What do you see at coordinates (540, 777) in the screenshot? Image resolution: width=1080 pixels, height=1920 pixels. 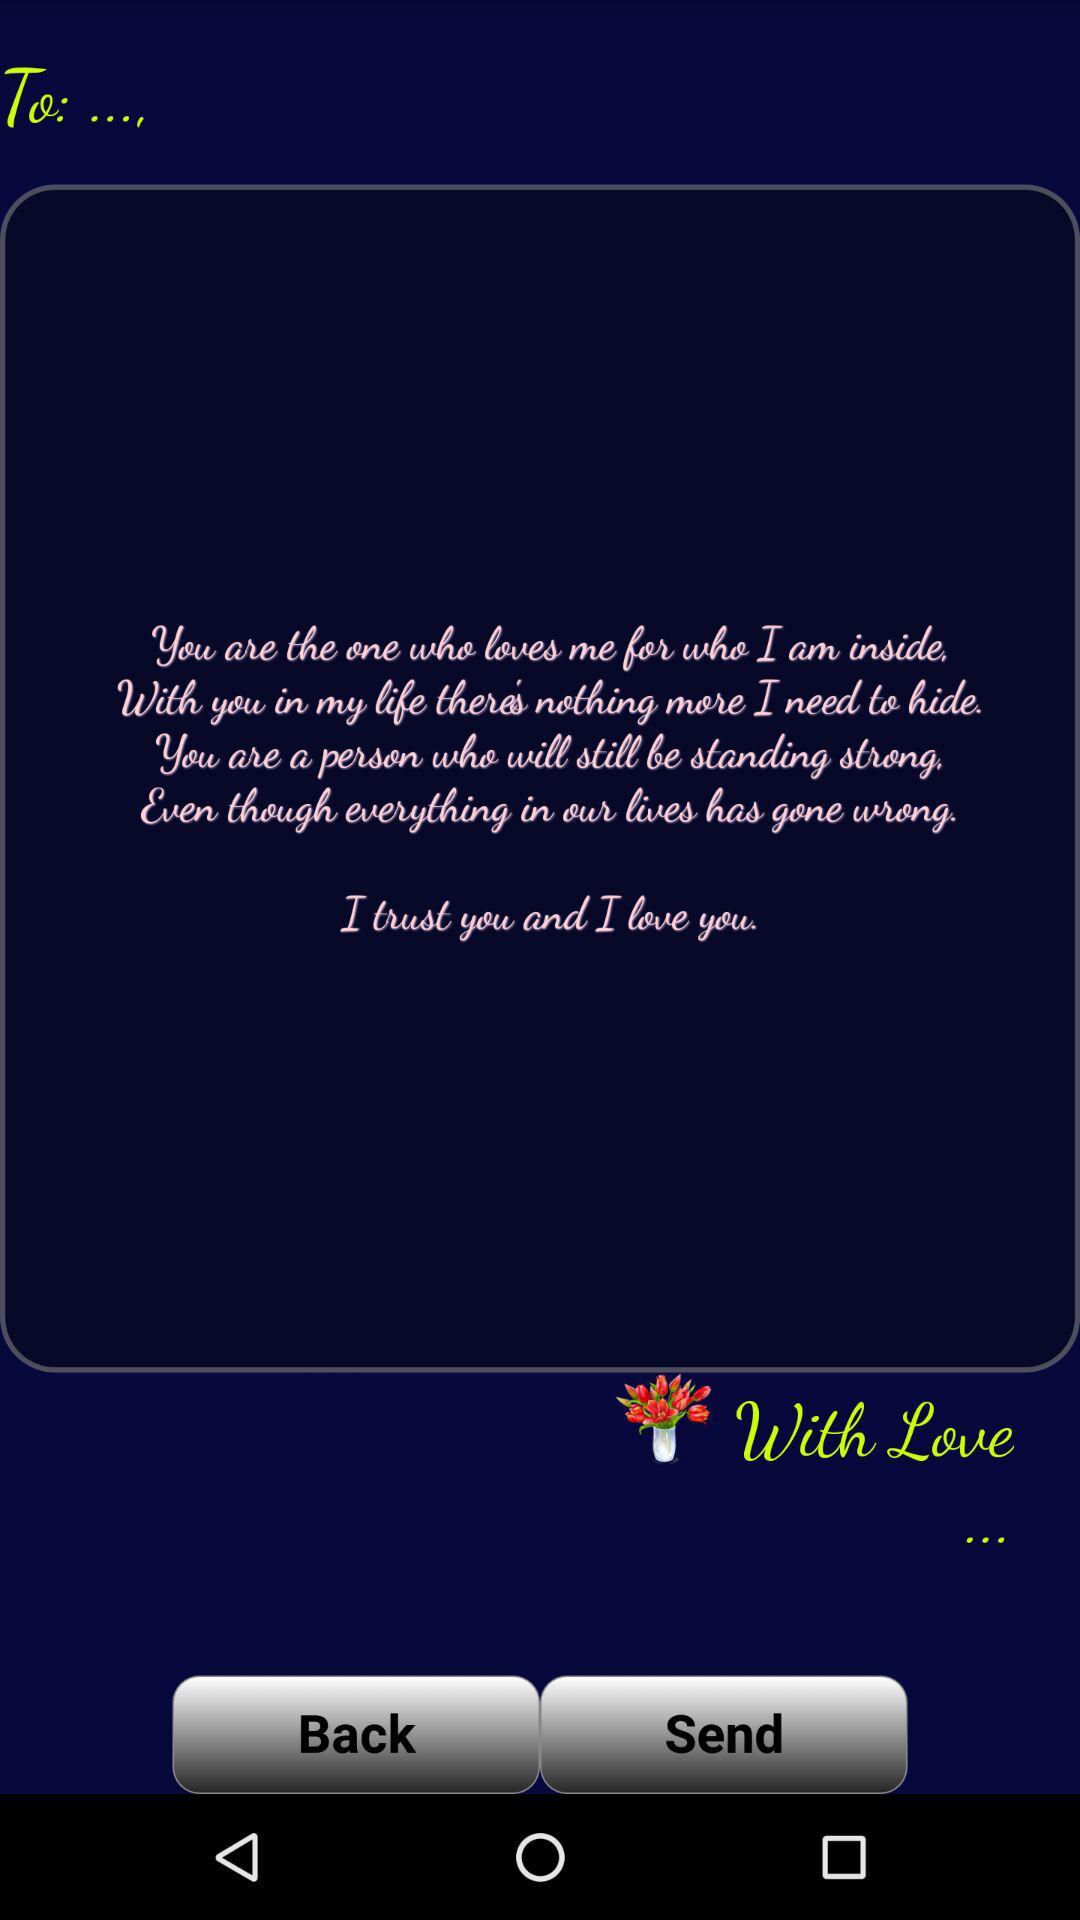 I see `the you are the item` at bounding box center [540, 777].